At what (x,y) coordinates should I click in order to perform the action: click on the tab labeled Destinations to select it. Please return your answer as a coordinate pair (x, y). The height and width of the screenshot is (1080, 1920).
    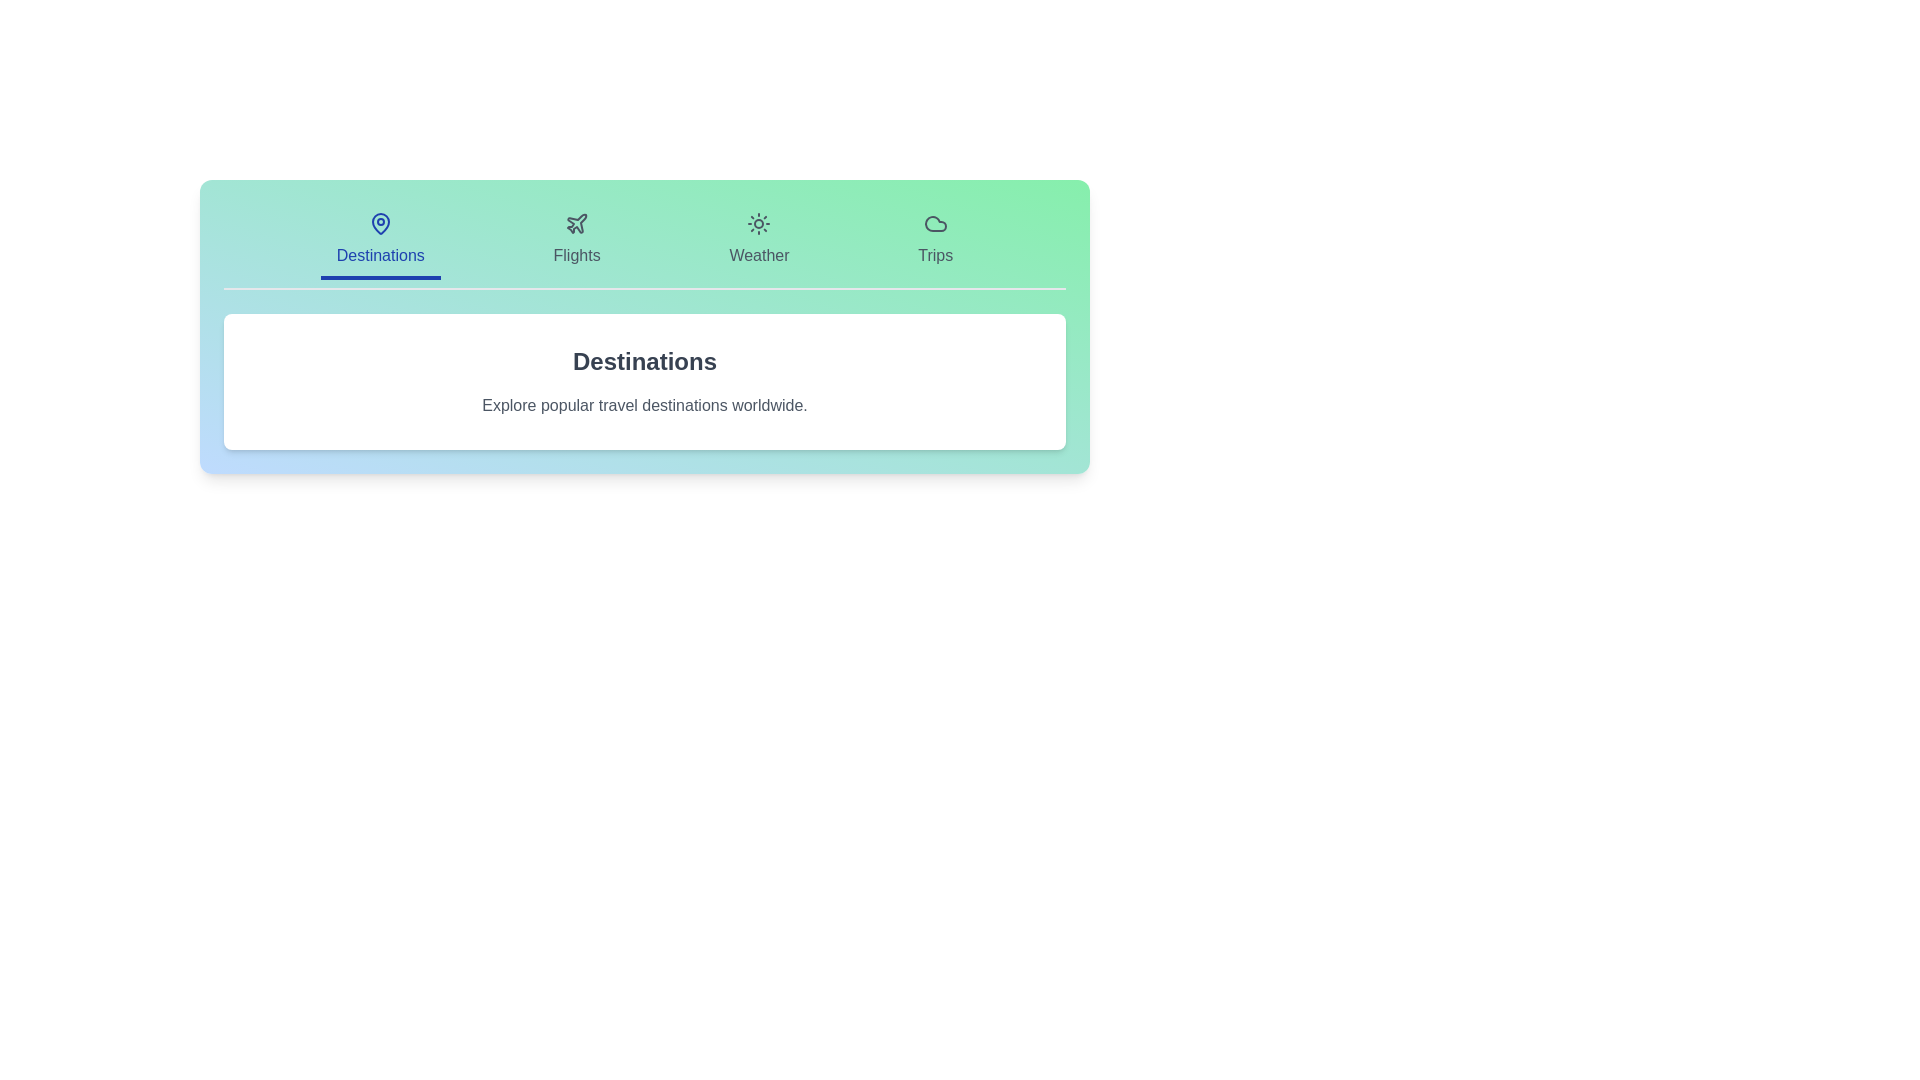
    Looking at the image, I should click on (380, 241).